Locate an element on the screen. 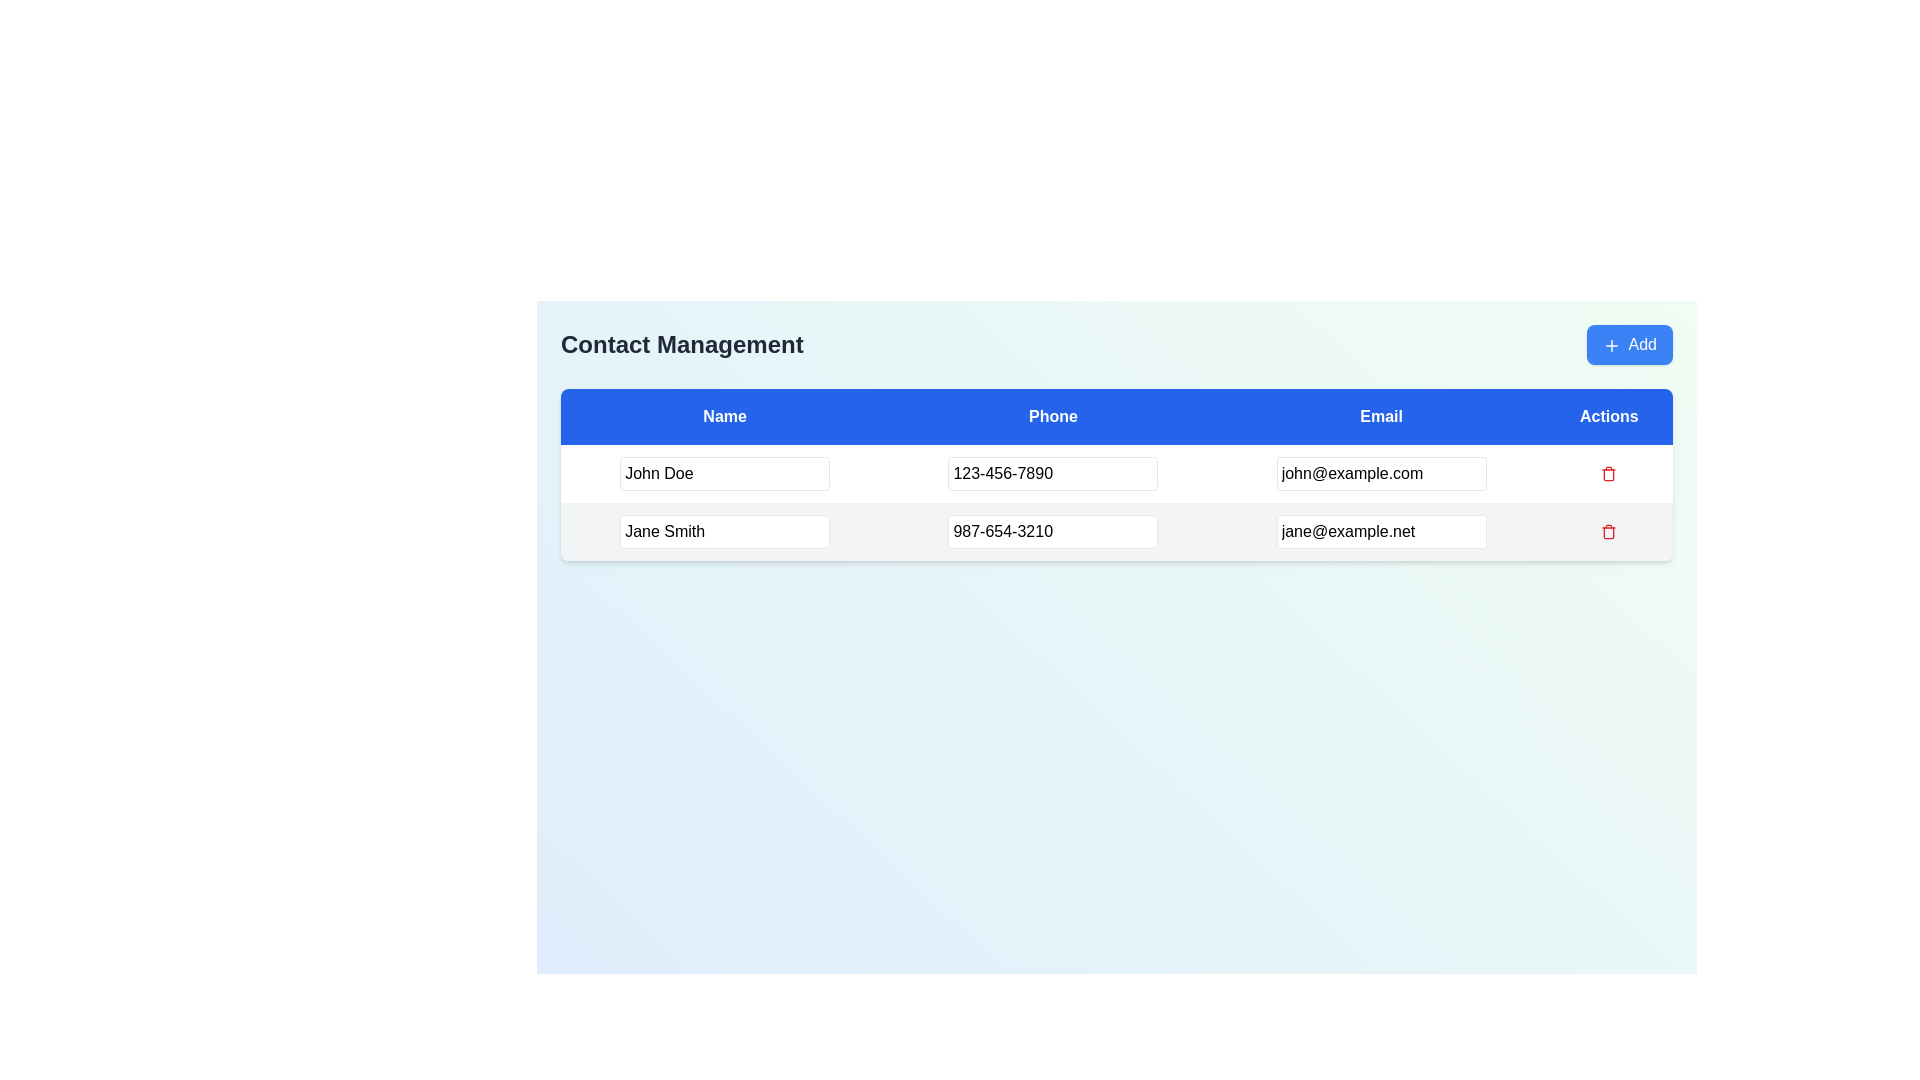 Image resolution: width=1920 pixels, height=1080 pixels. the 'Email' table column header, which is displayed in bold white font on a blue background, to perform actions on the table below is located at coordinates (1380, 415).